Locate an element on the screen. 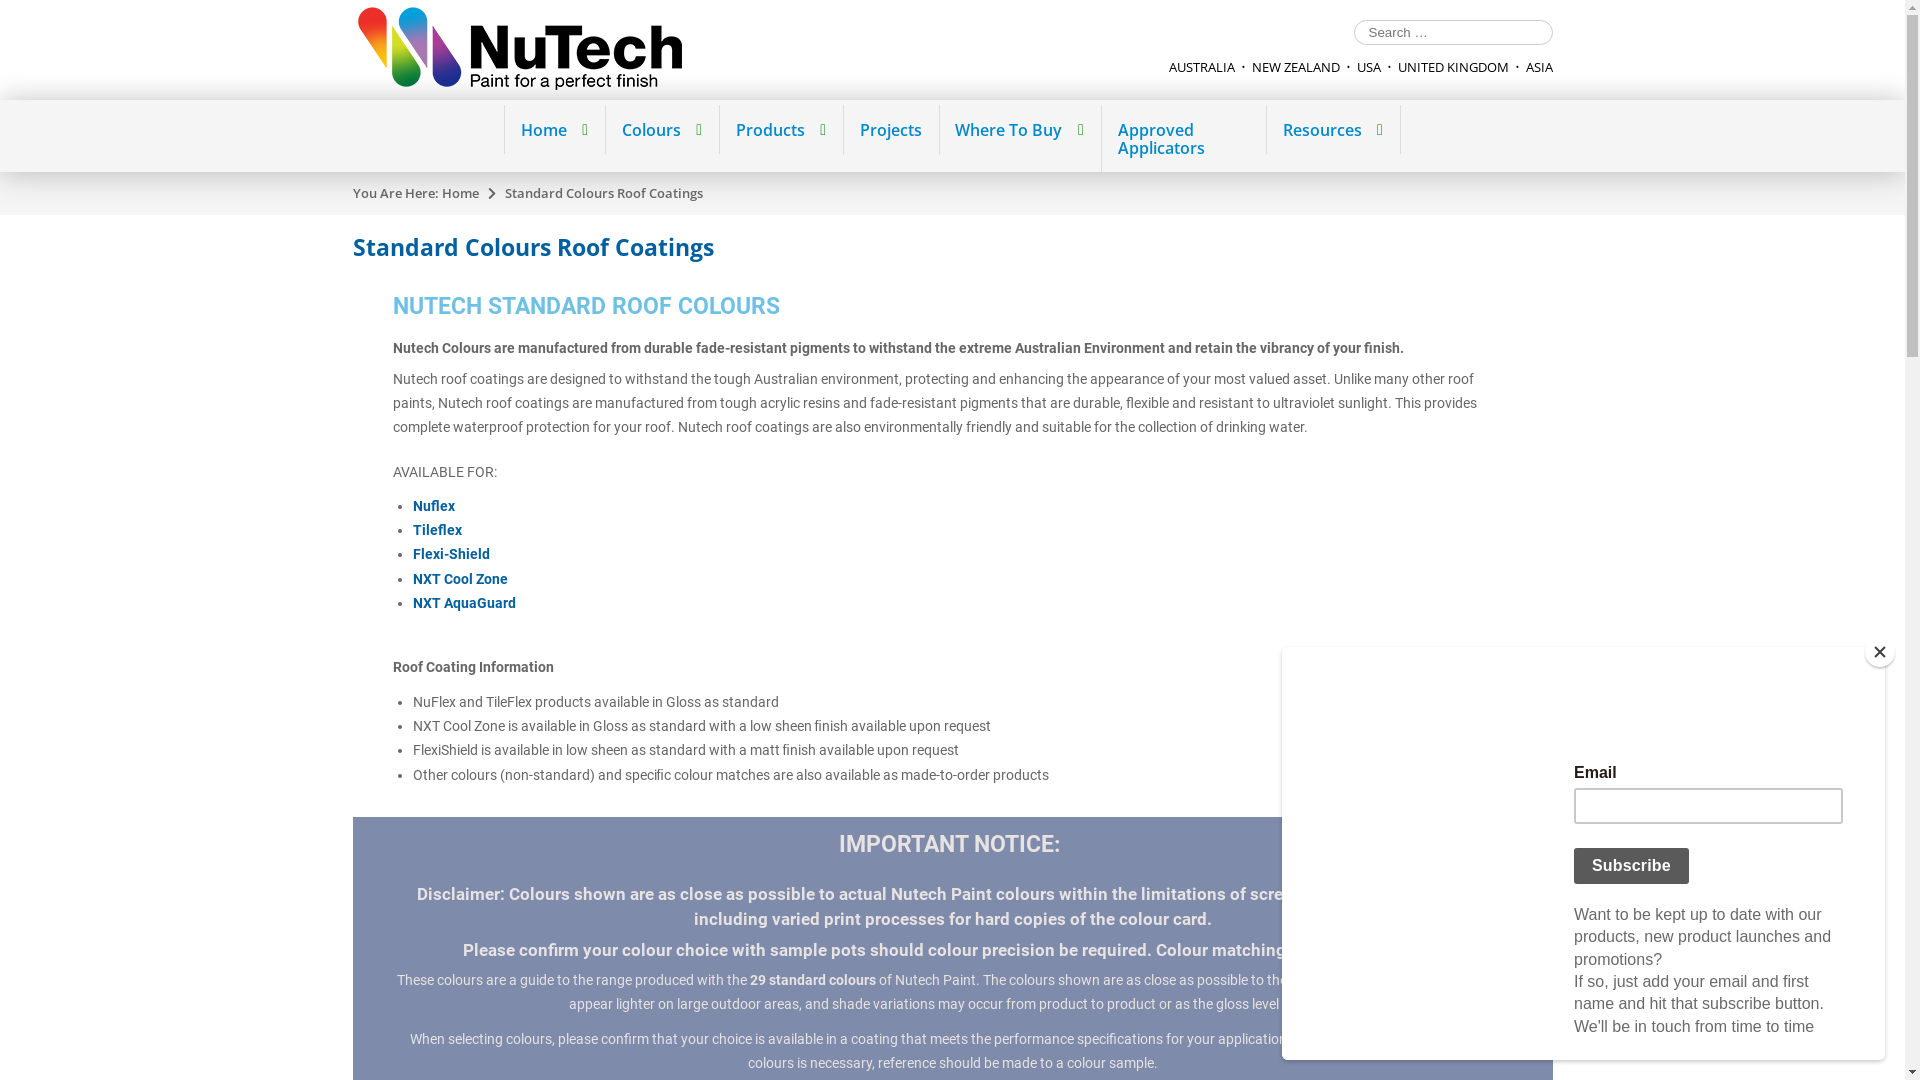 This screenshot has width=1920, height=1080. 'Where To Buy' is located at coordinates (1019, 129).